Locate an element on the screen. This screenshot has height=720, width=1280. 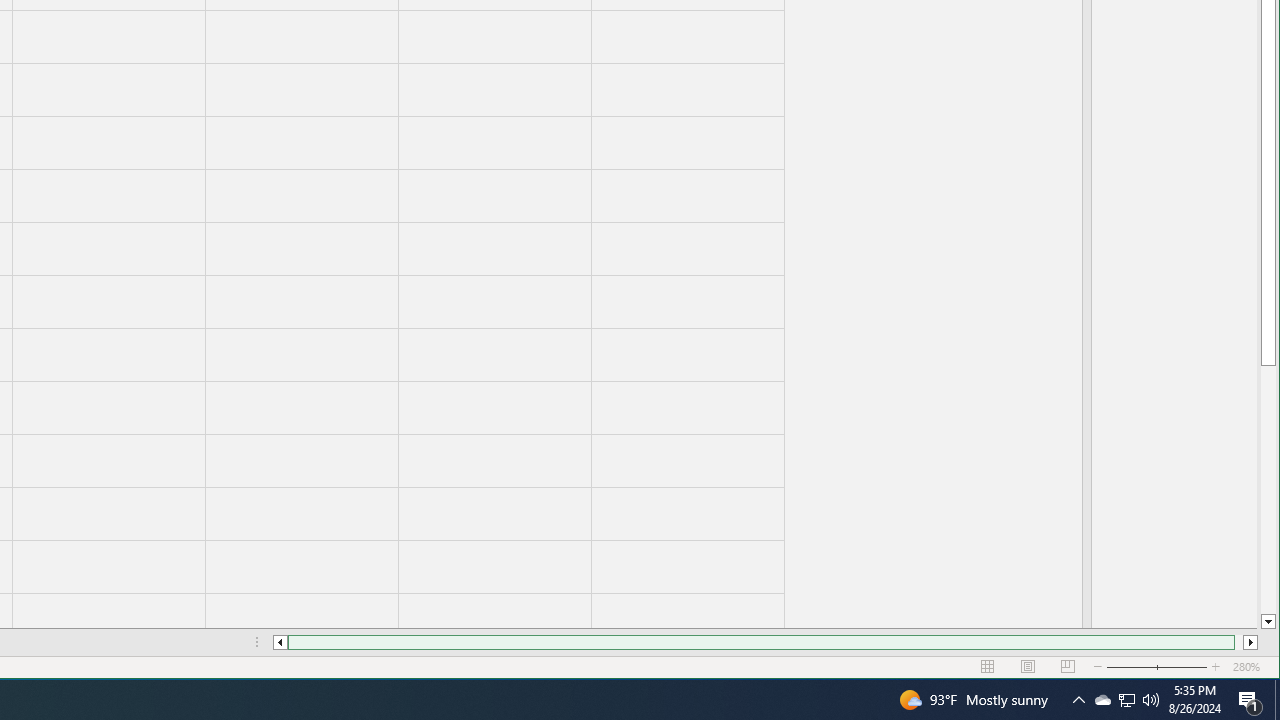
'Action Center, 1 new notification' is located at coordinates (1250, 698).